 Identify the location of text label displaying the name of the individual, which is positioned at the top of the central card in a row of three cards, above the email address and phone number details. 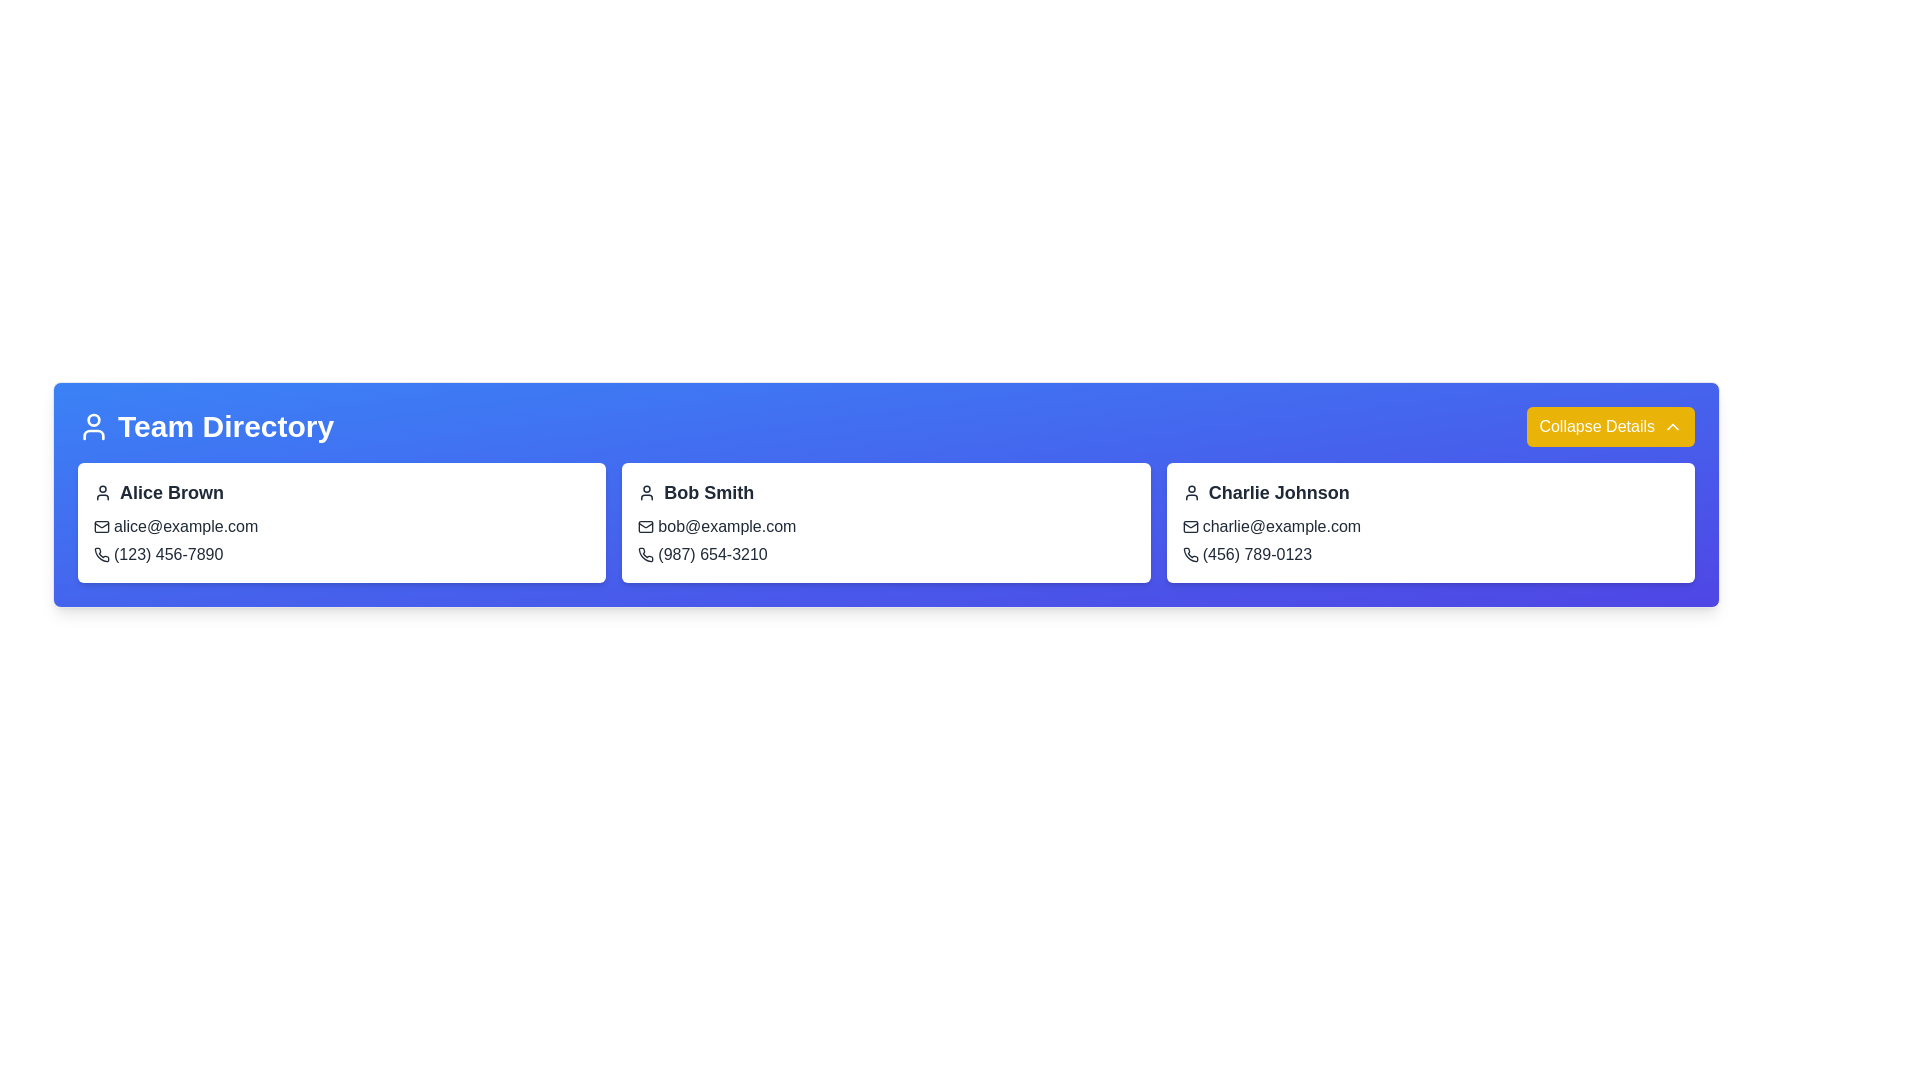
(696, 493).